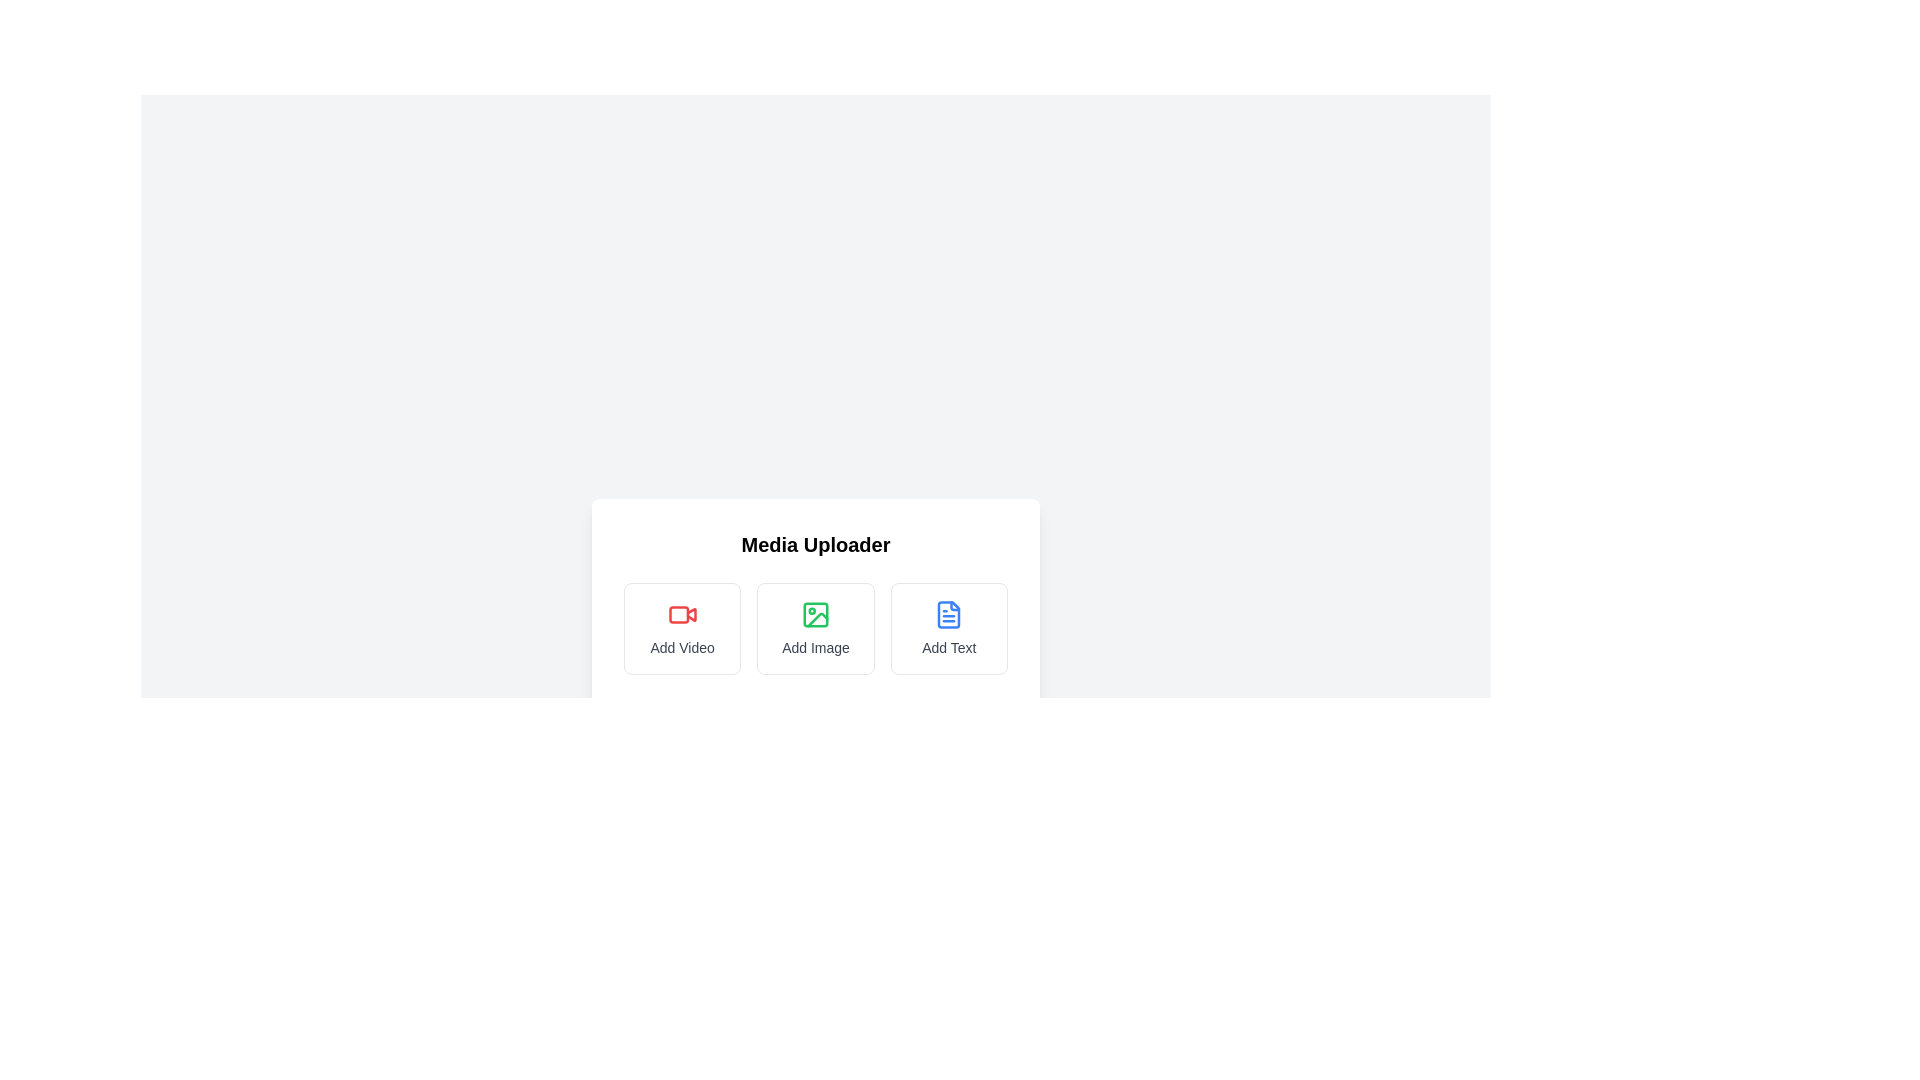  Describe the element at coordinates (816, 627) in the screenshot. I see `the 'Add Image' button` at that location.